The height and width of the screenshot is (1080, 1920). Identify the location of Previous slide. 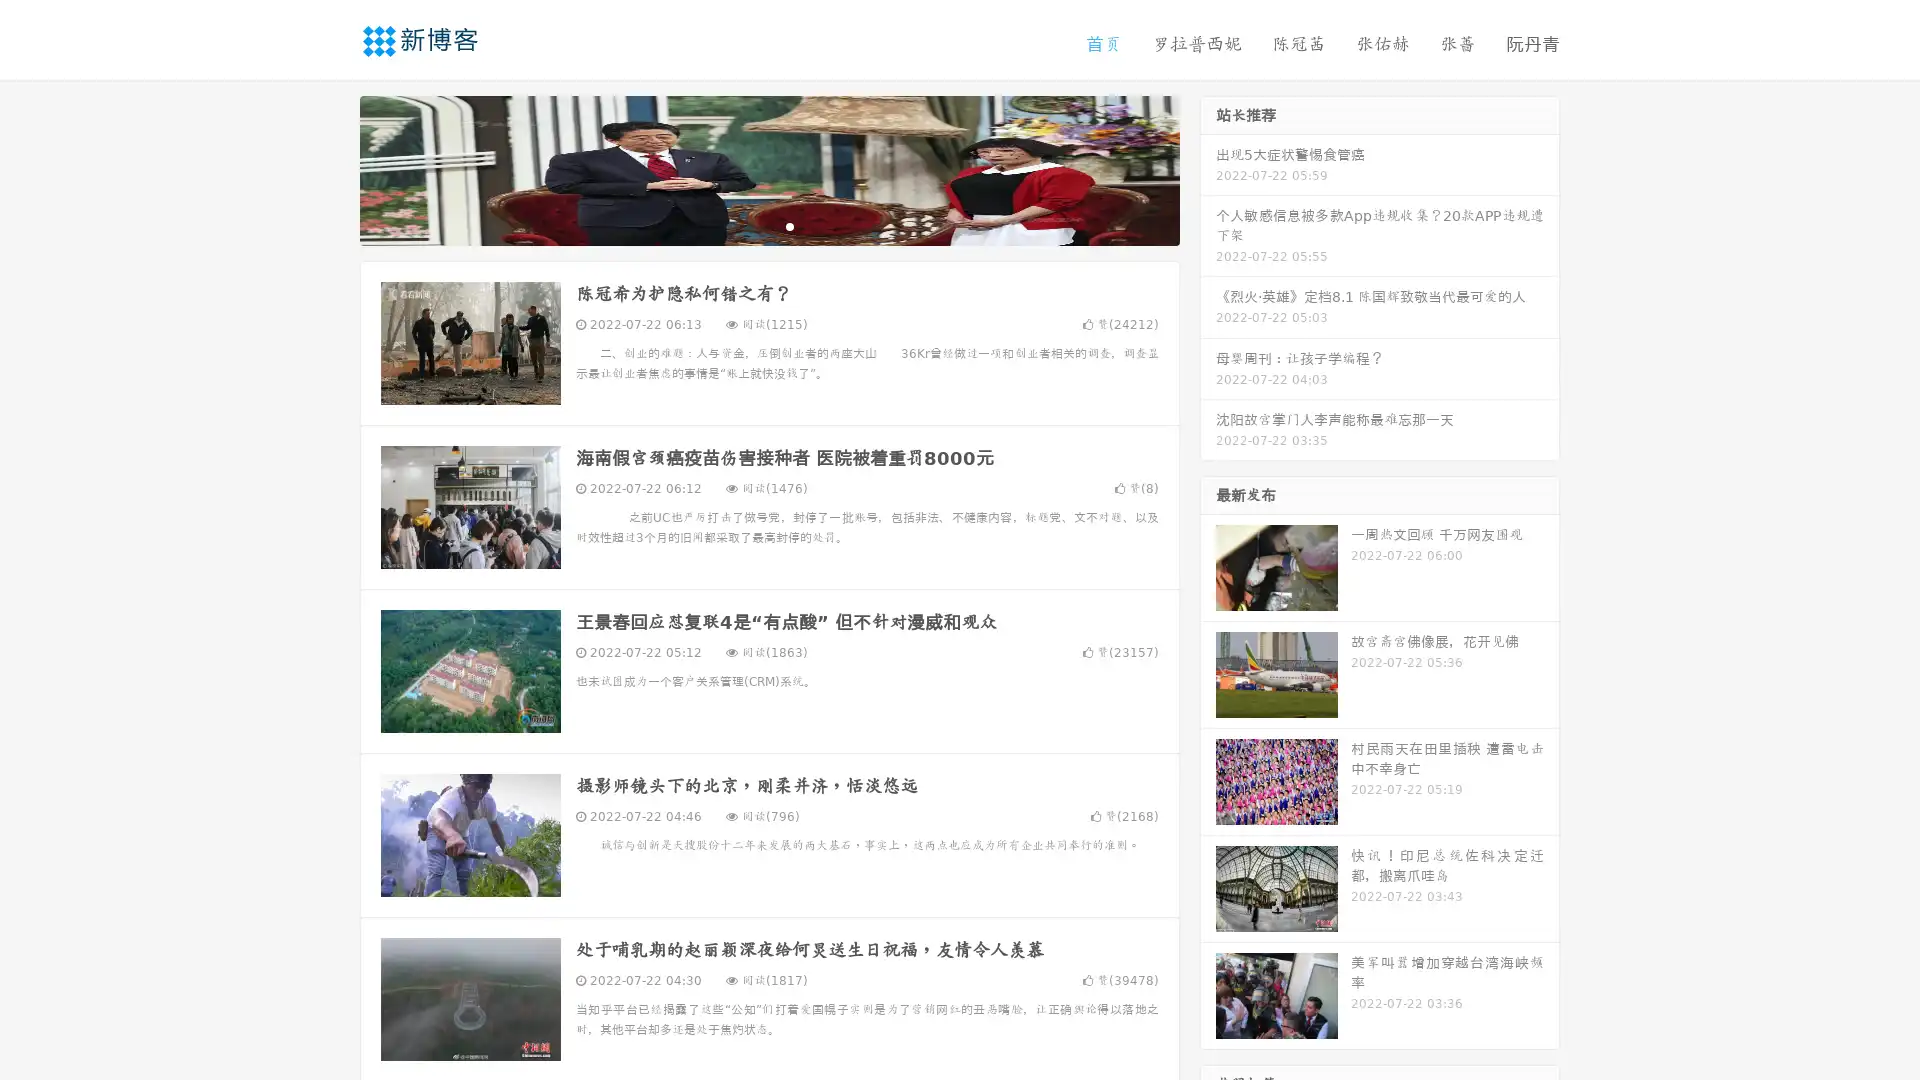
(330, 168).